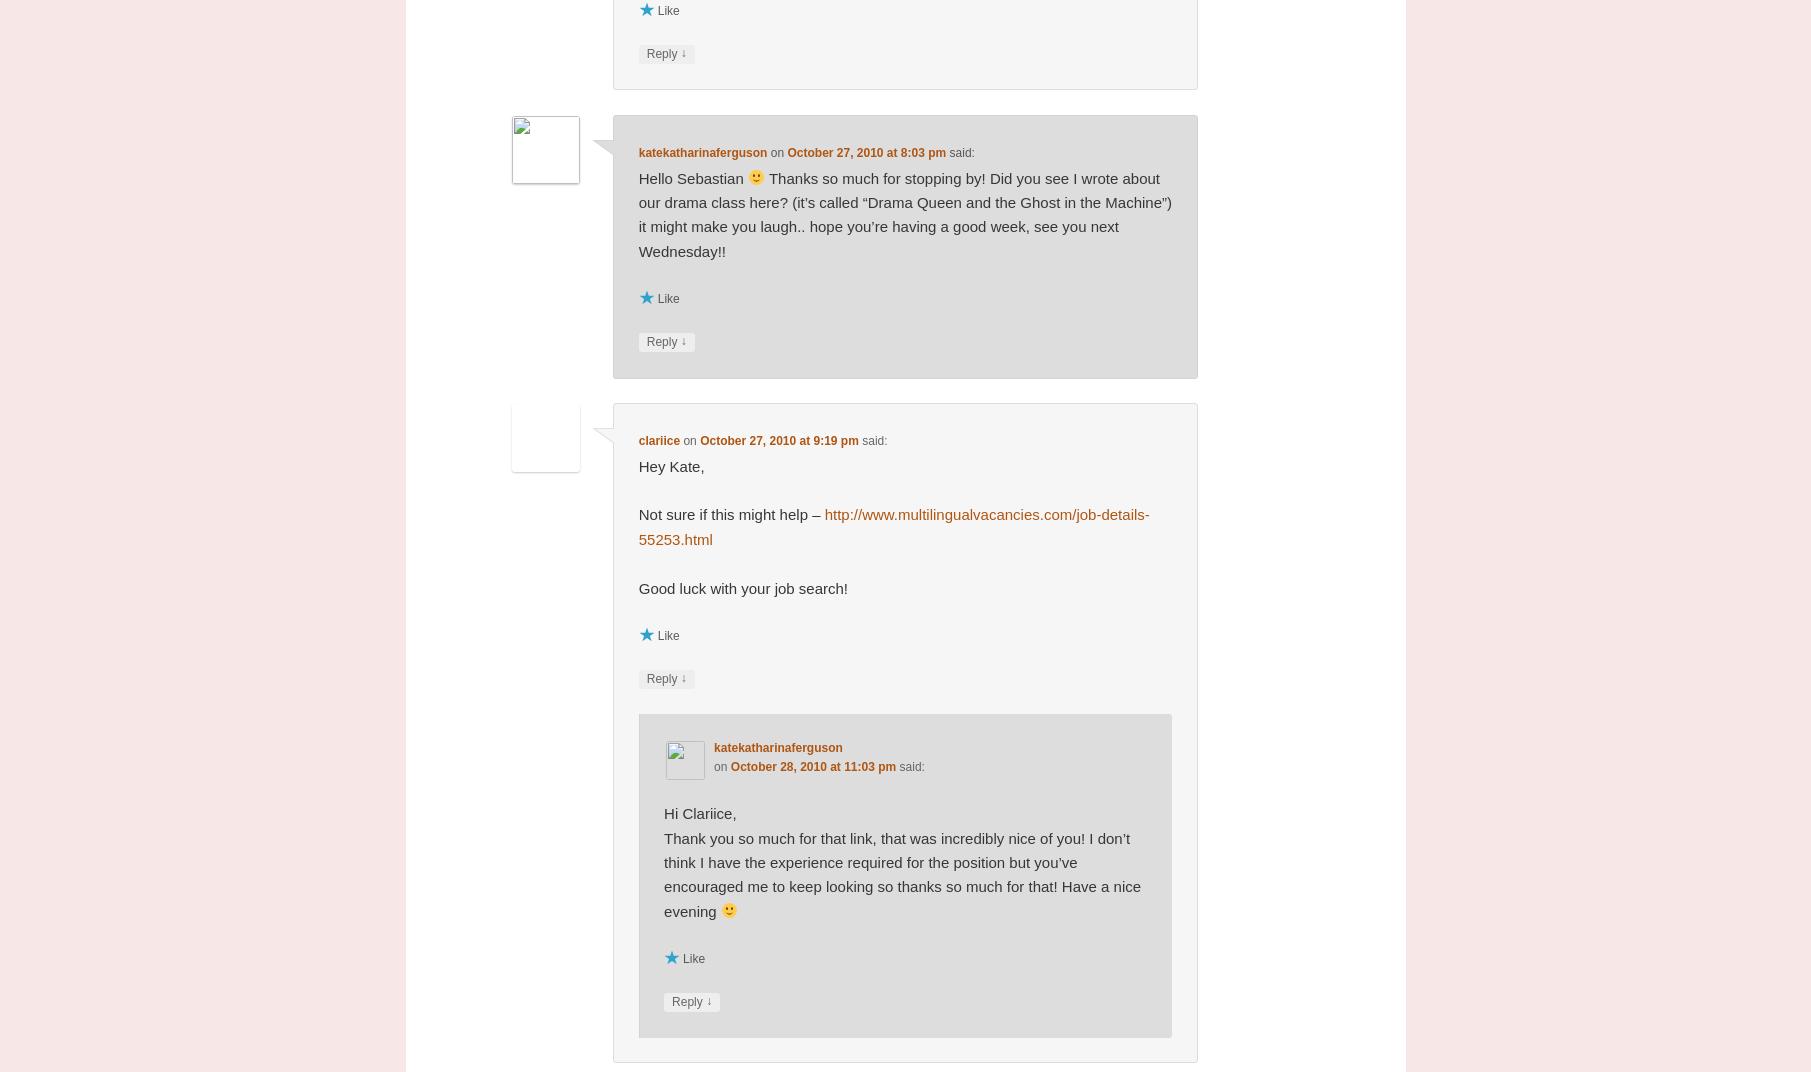  Describe the element at coordinates (638, 586) in the screenshot. I see `'Good luck with your job search!'` at that location.